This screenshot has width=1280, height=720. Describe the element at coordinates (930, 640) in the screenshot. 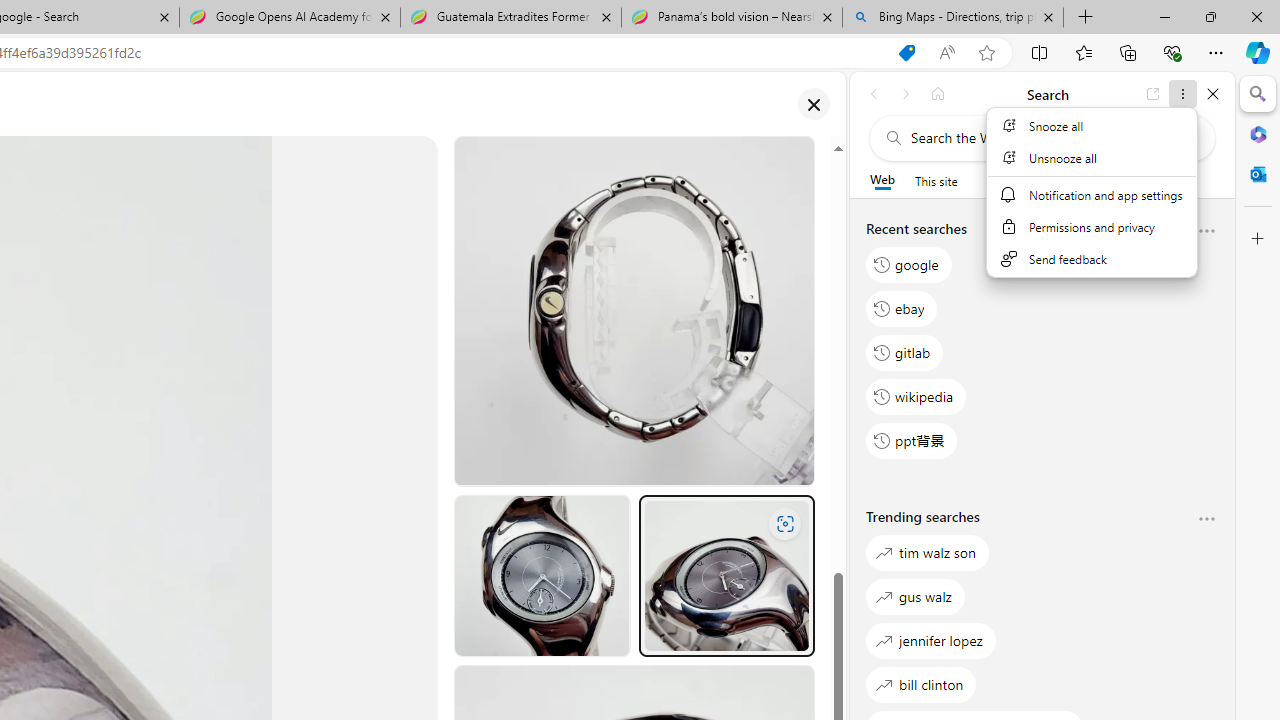

I see `'jennifer lopez'` at that location.